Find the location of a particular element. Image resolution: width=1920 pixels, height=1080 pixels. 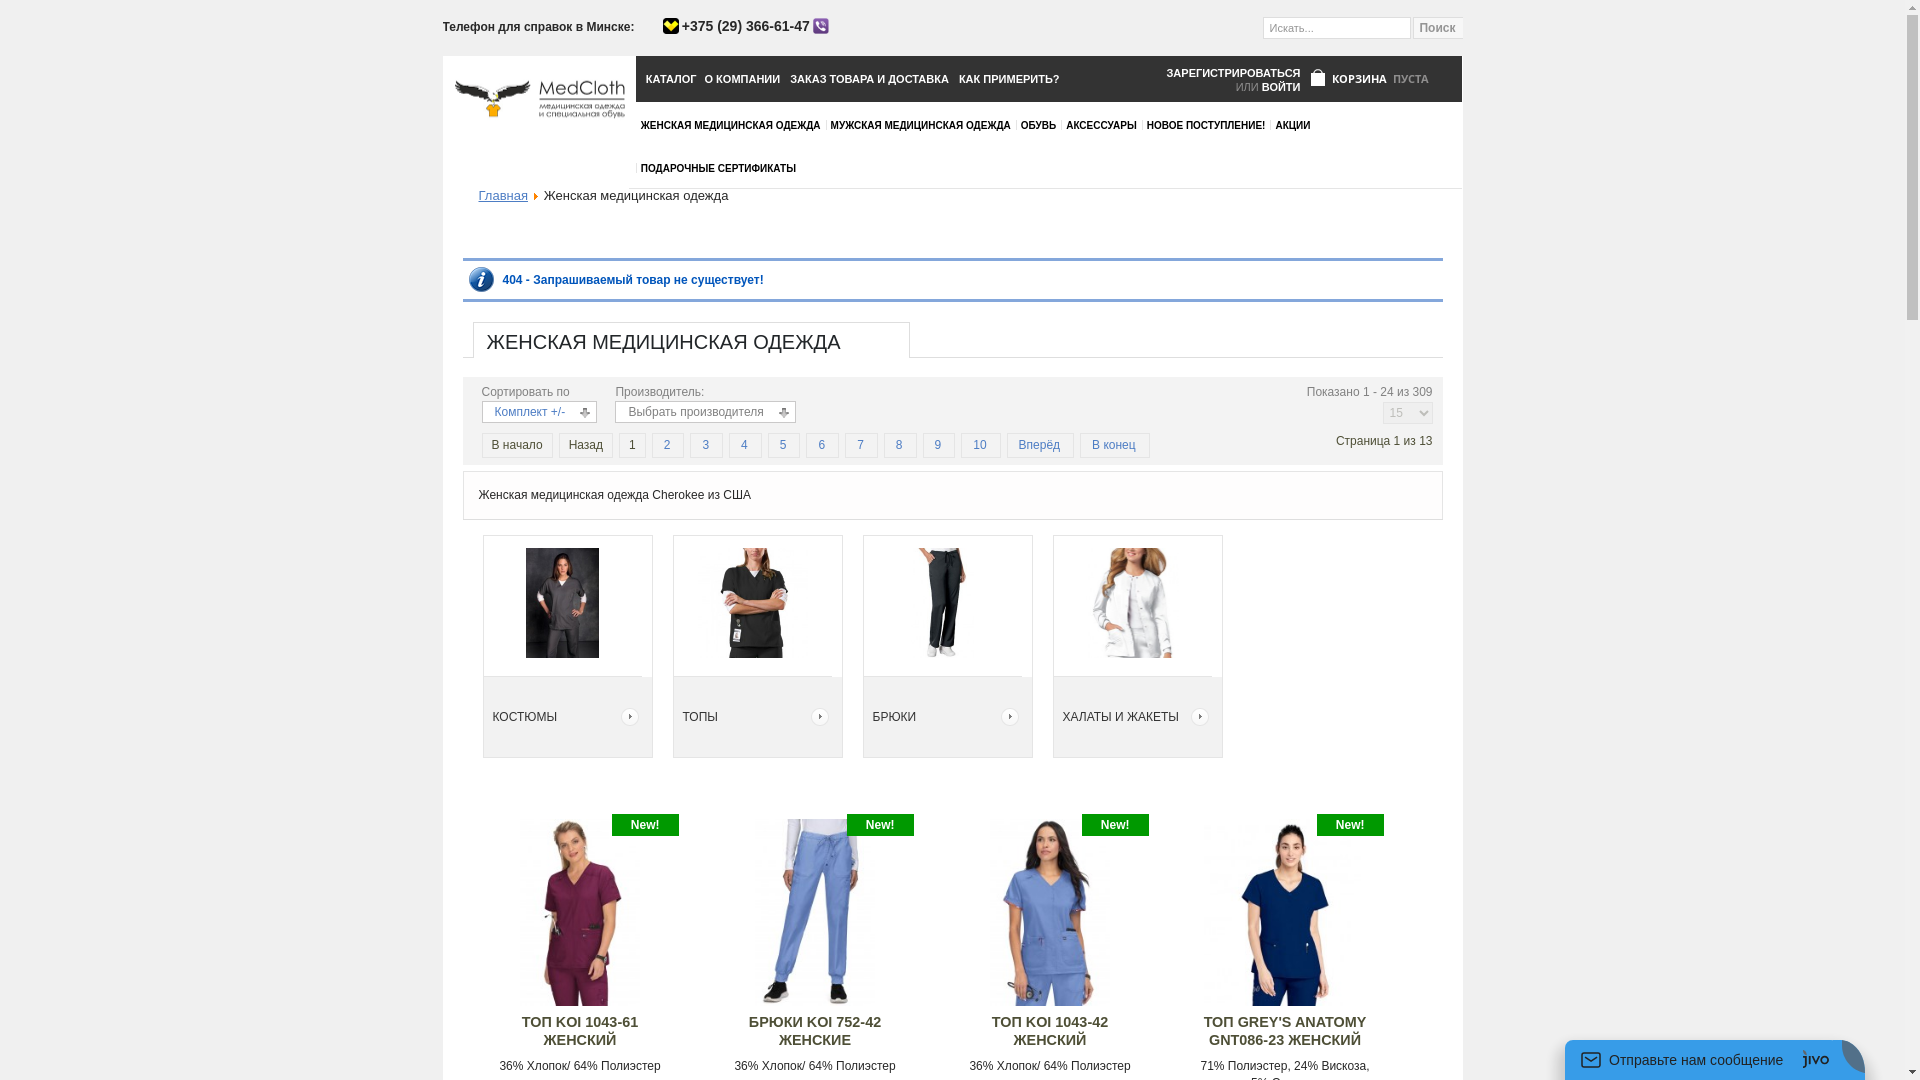

'4' is located at coordinates (743, 443).